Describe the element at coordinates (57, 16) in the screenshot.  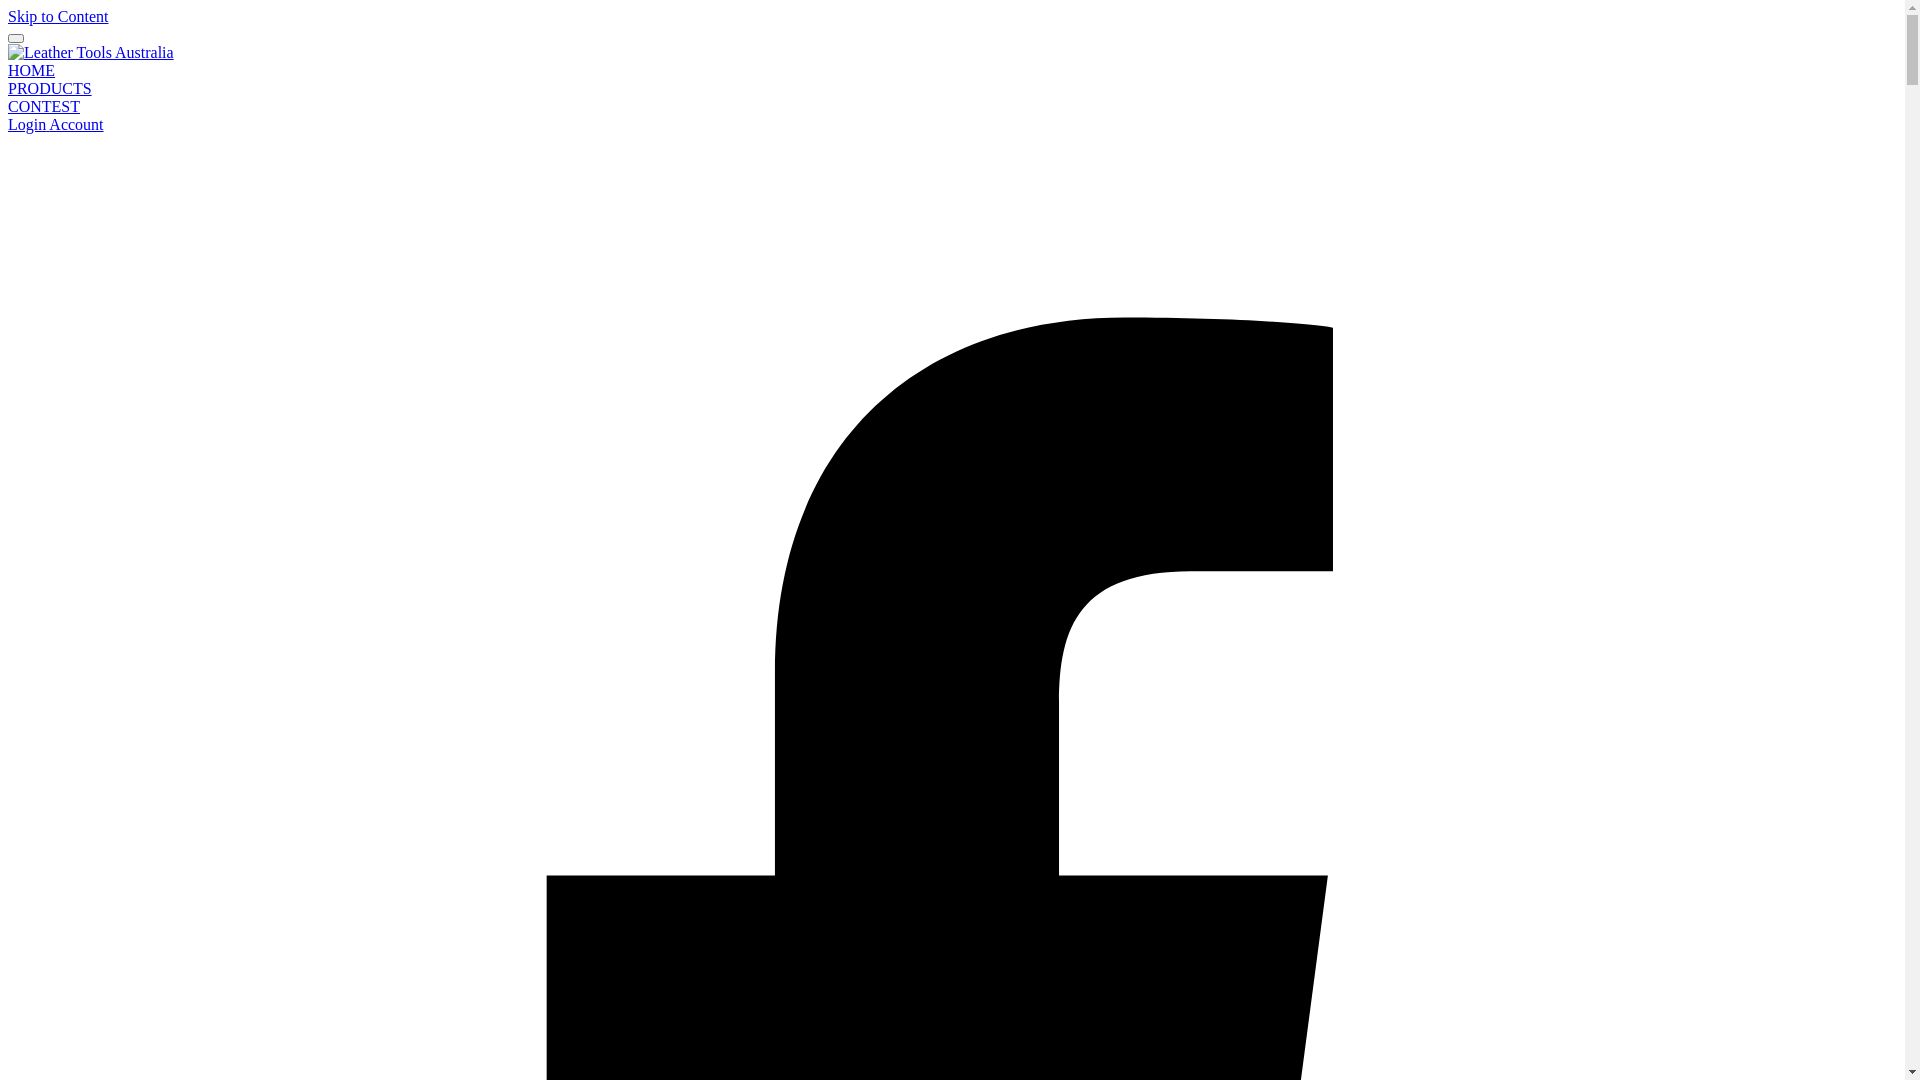
I see `'Skip to Content'` at that location.